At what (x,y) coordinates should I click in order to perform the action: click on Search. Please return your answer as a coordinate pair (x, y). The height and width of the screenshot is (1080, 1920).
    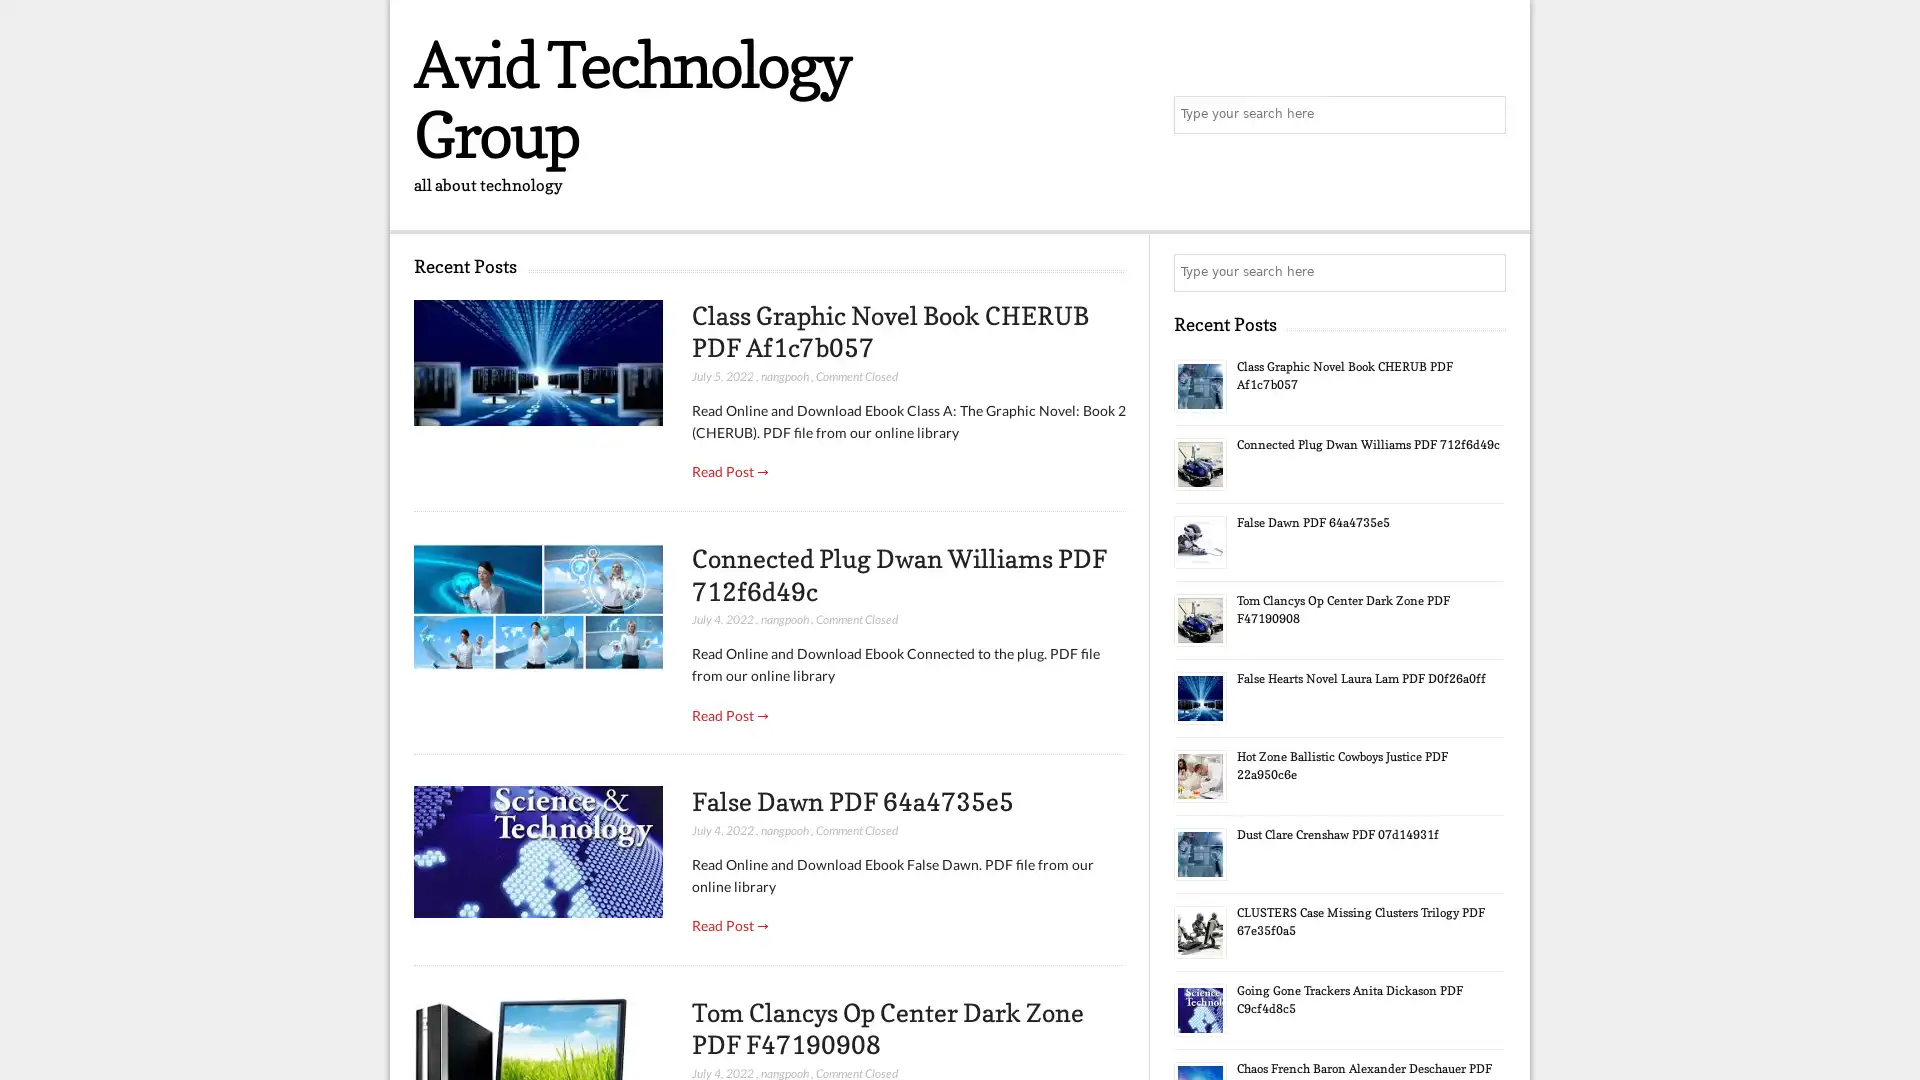
    Looking at the image, I should click on (1485, 273).